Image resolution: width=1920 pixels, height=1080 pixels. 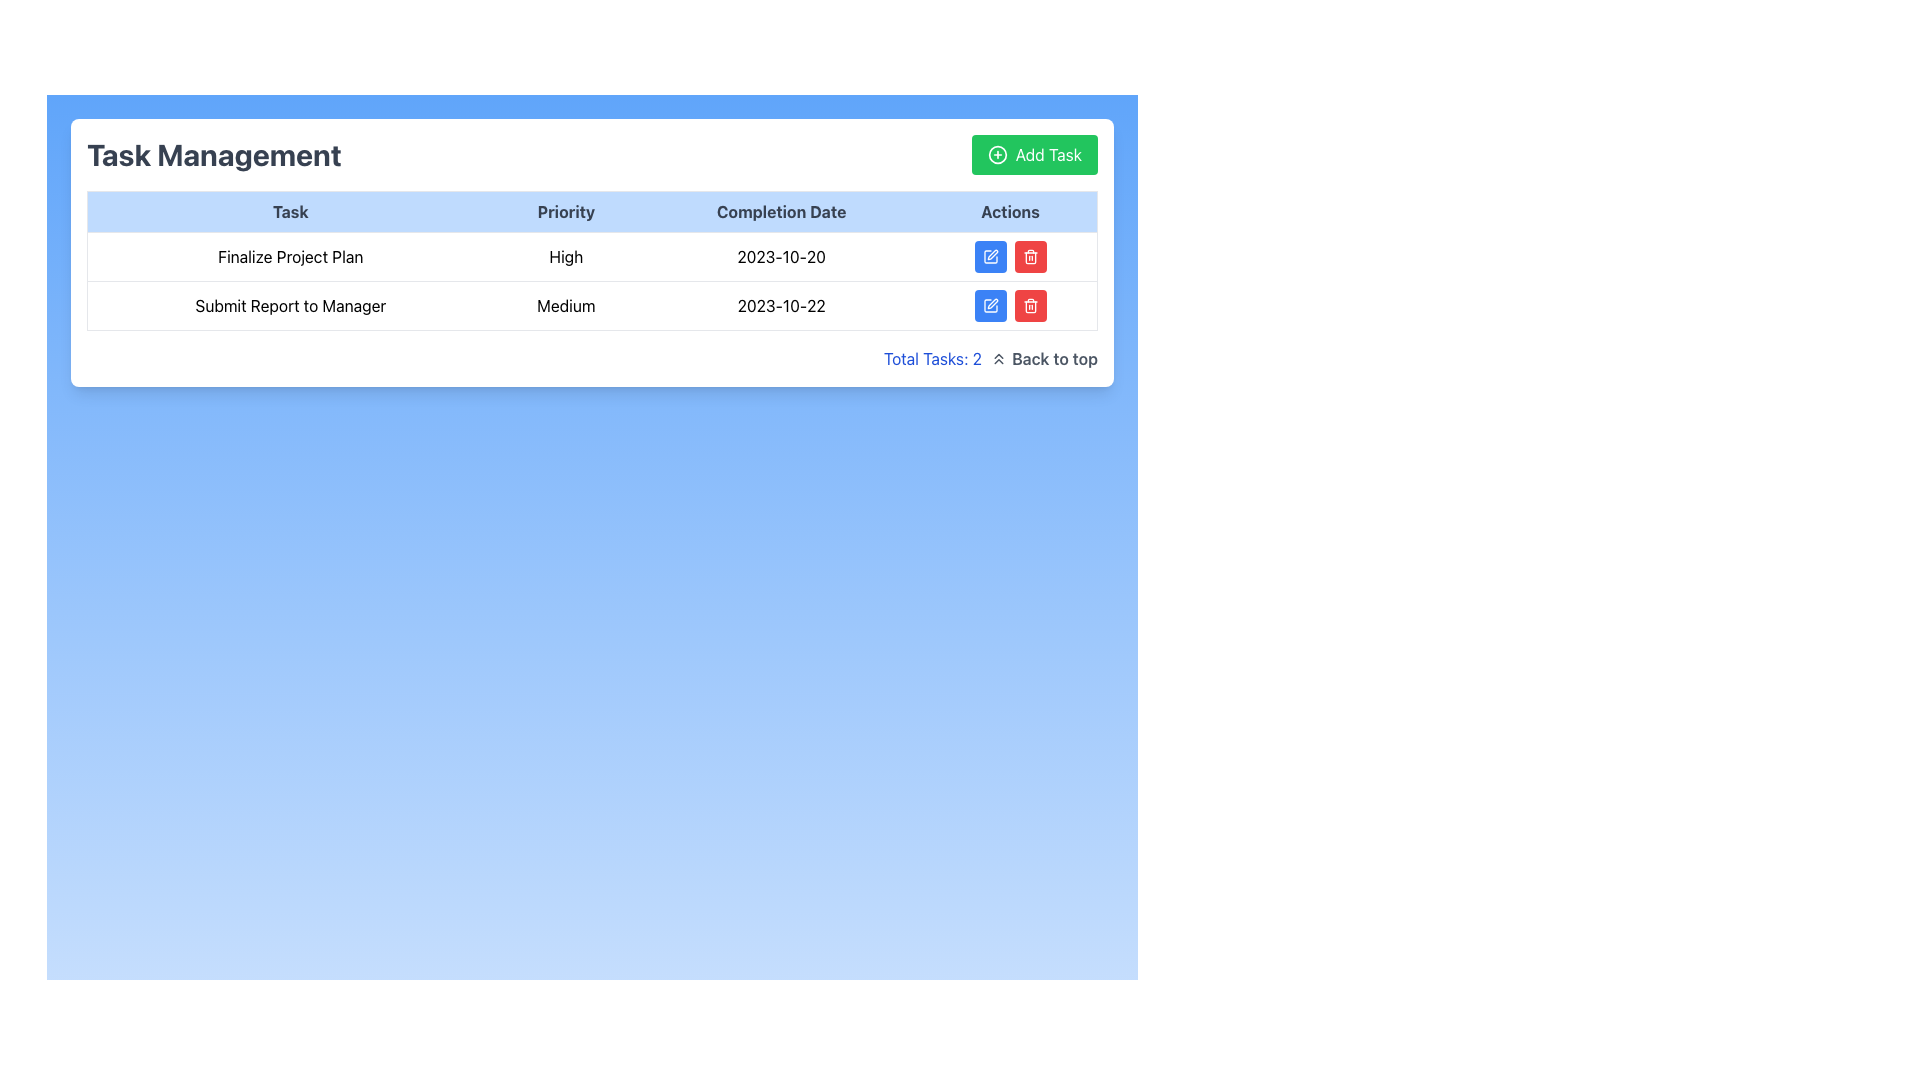 What do you see at coordinates (1030, 305) in the screenshot?
I see `the small red rectangular button with a white trash bin icon` at bounding box center [1030, 305].